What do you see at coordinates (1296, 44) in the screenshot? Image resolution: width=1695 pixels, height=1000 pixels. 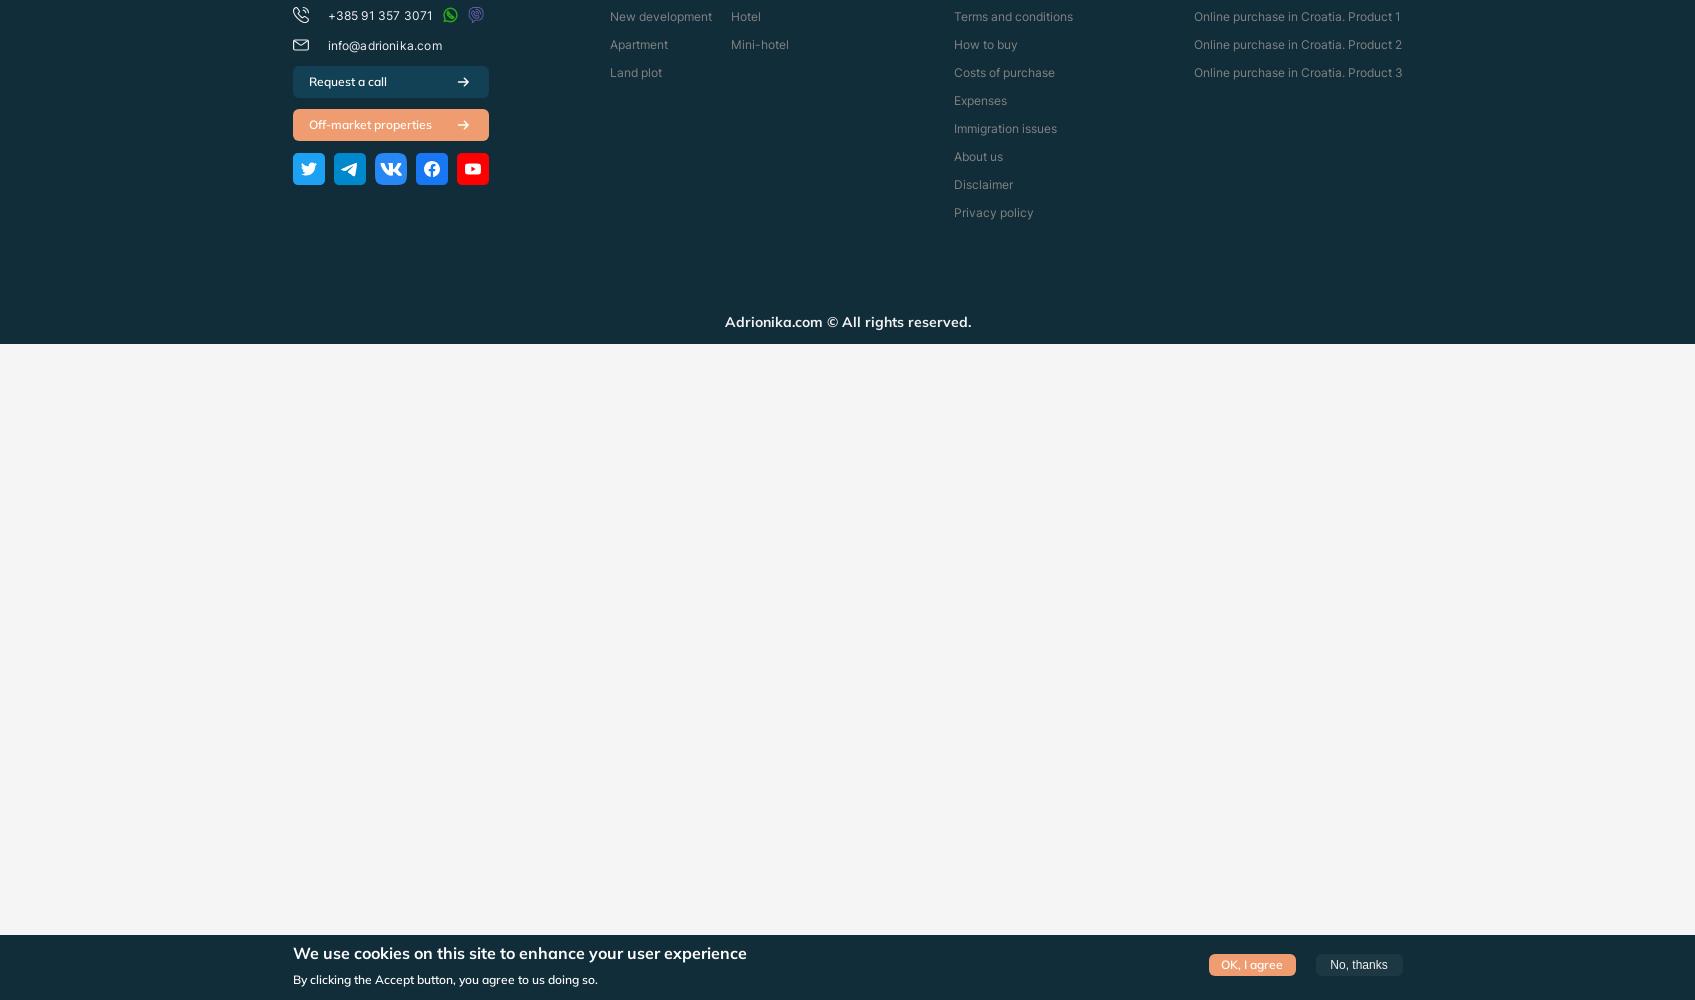 I see `'Online purchase in Croatia. Product 2'` at bounding box center [1296, 44].